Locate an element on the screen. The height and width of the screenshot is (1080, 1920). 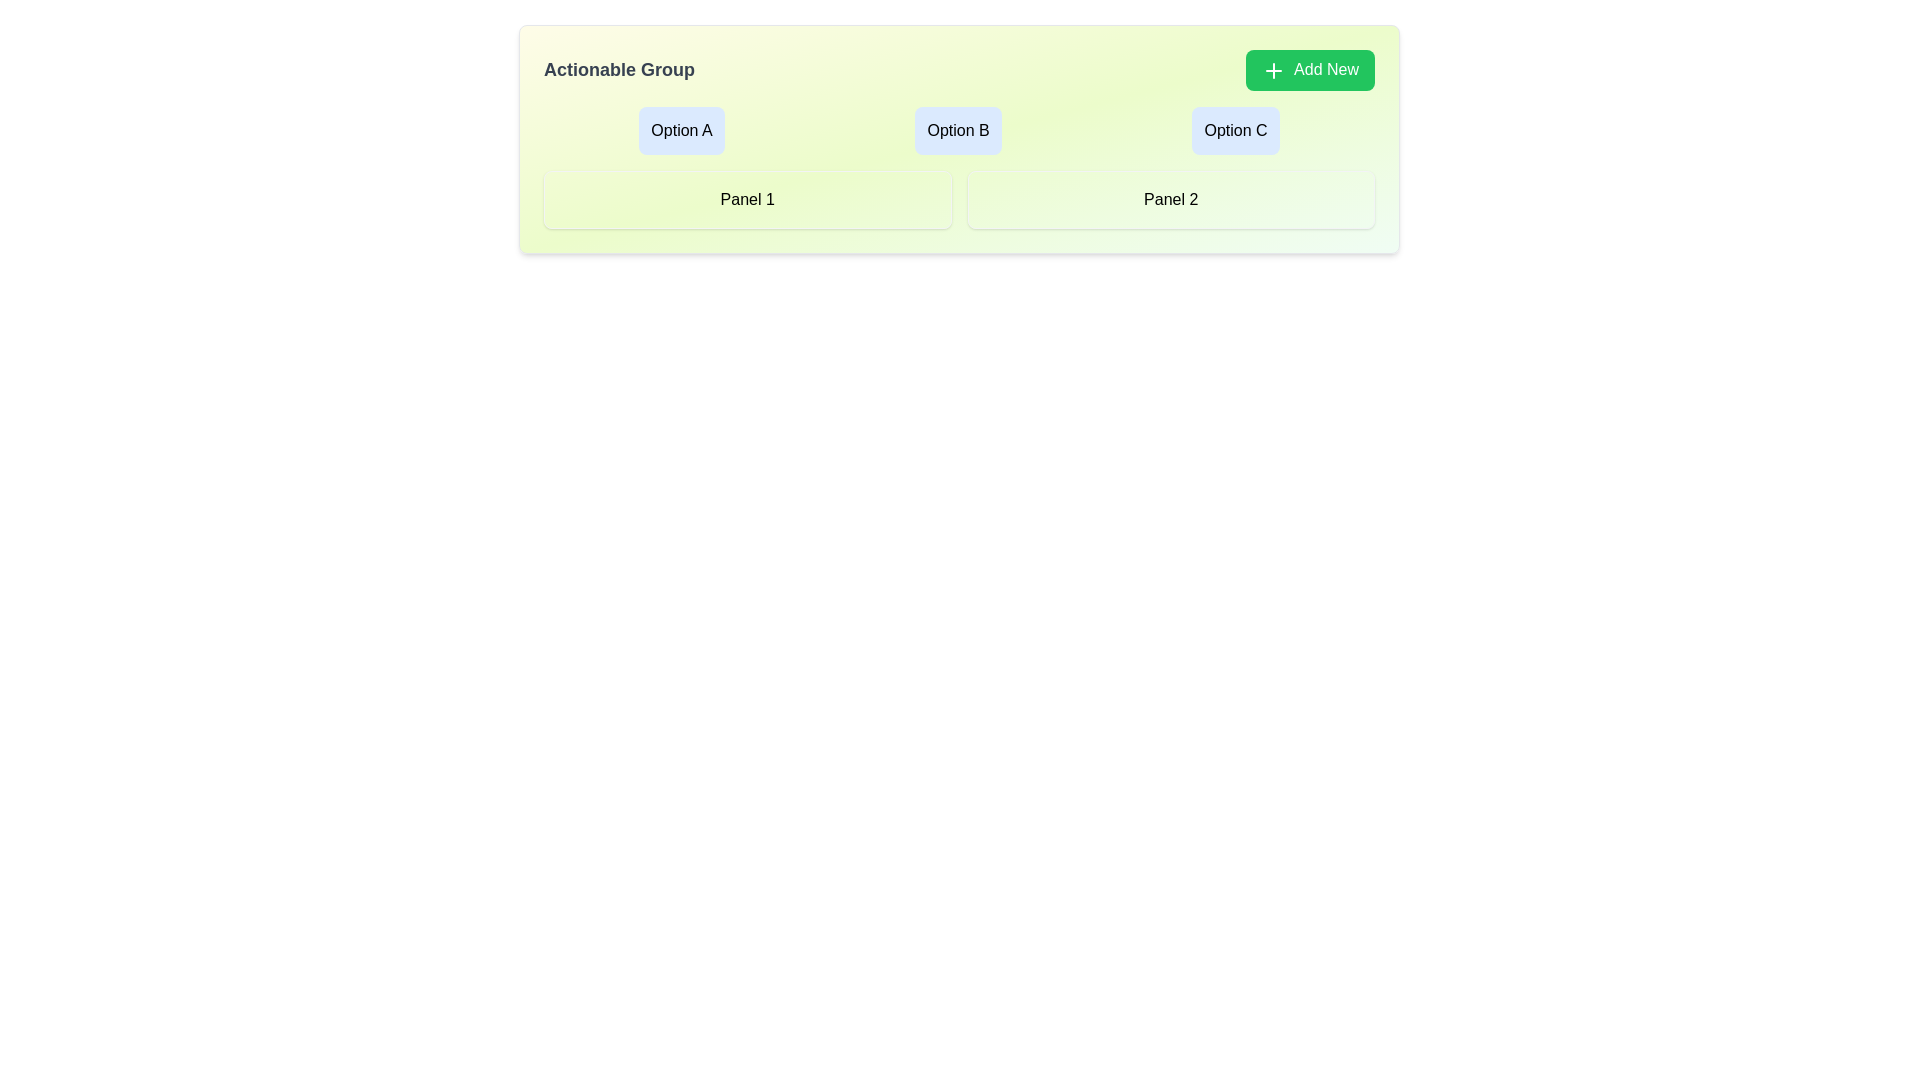
the 'Option B' button, which is a rectangular button with rounded corners, light blue background, and the text 'Option B' centered within it is located at coordinates (957, 130).